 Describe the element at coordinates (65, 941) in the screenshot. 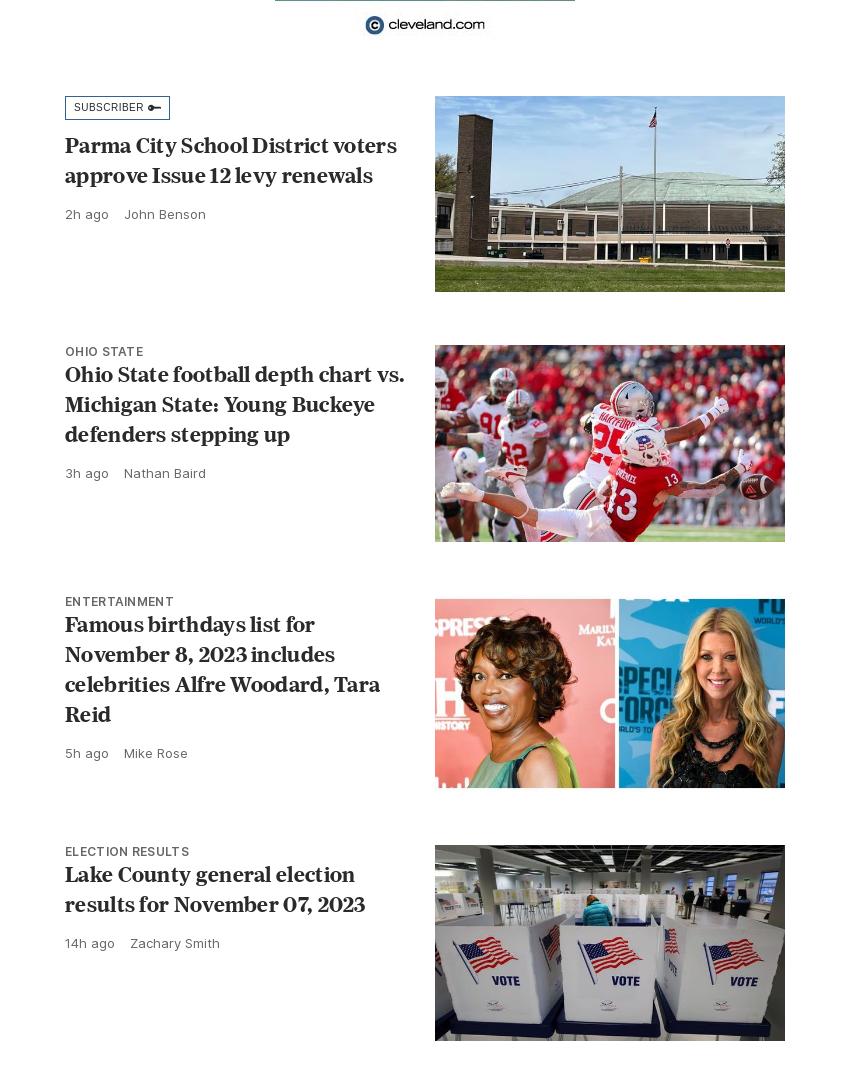

I see `'14h ago'` at that location.